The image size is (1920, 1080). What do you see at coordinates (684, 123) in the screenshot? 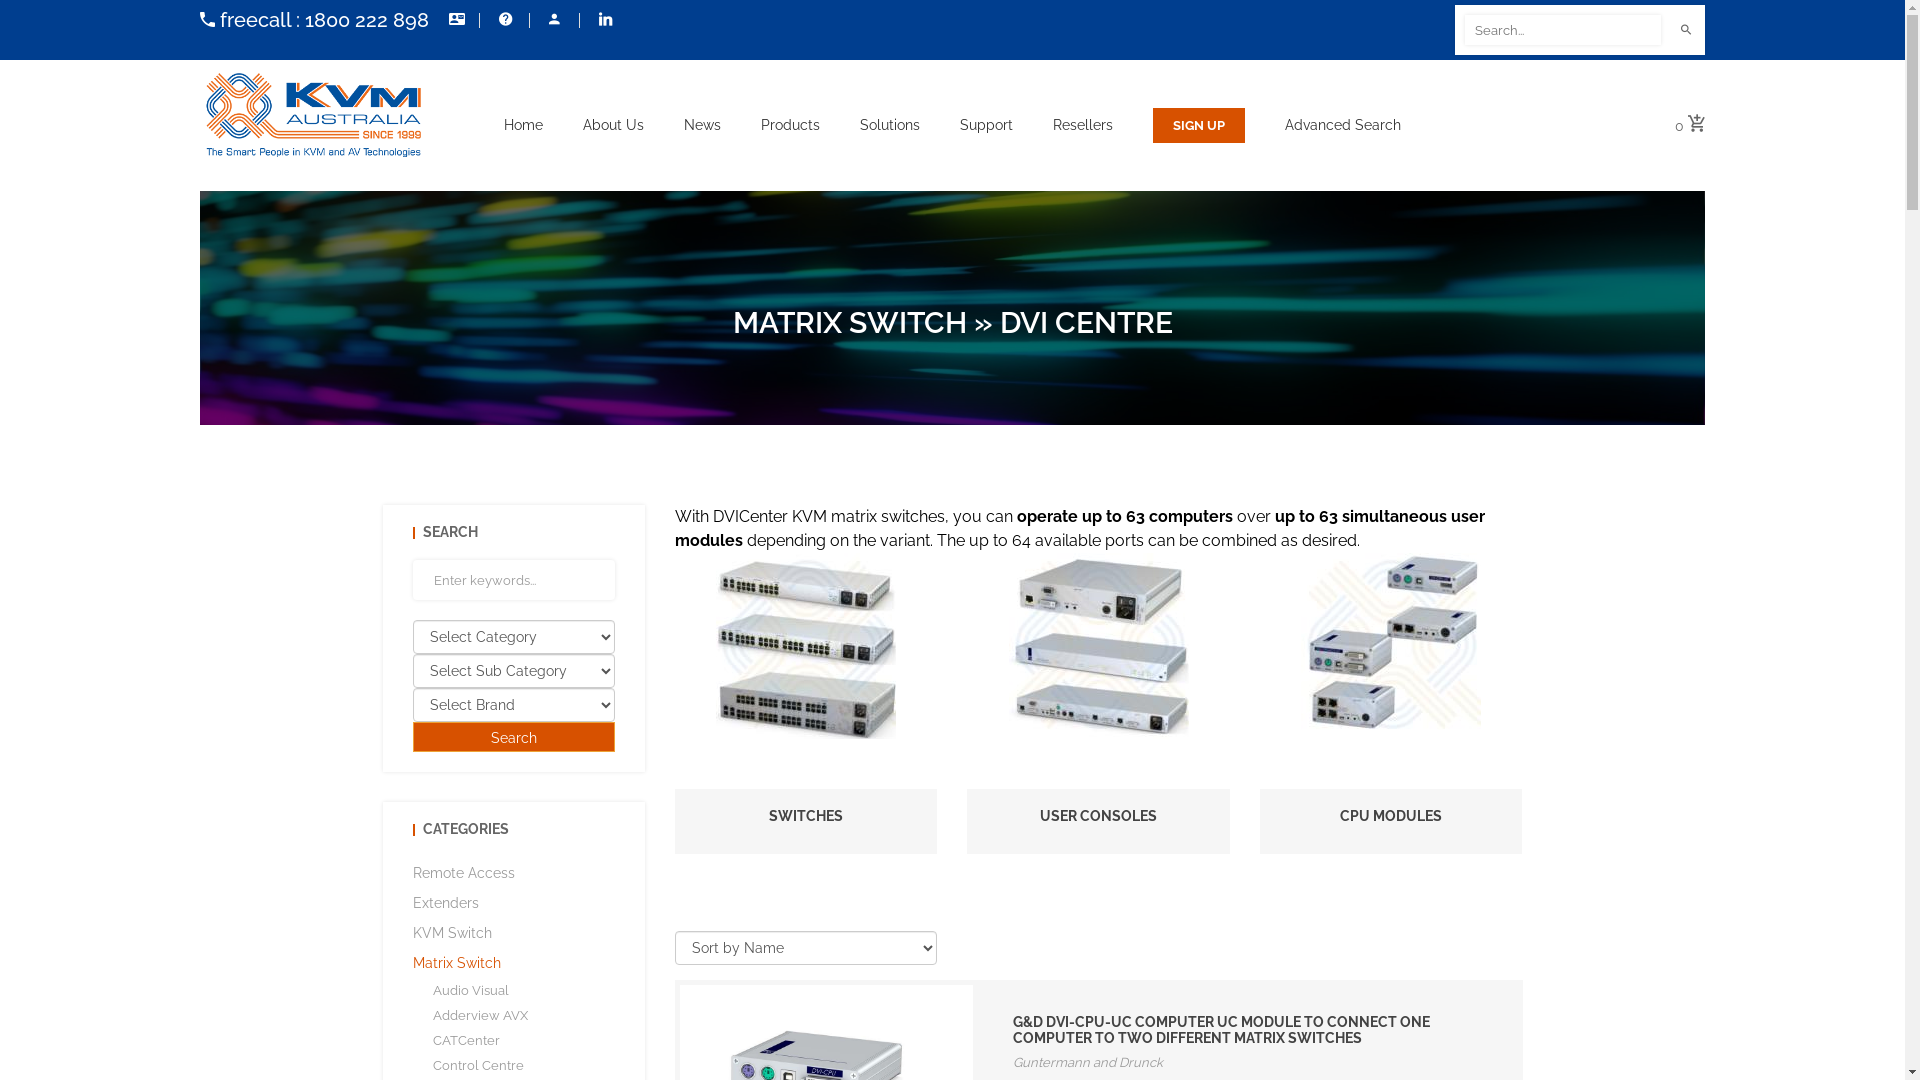
I see `'News'` at bounding box center [684, 123].